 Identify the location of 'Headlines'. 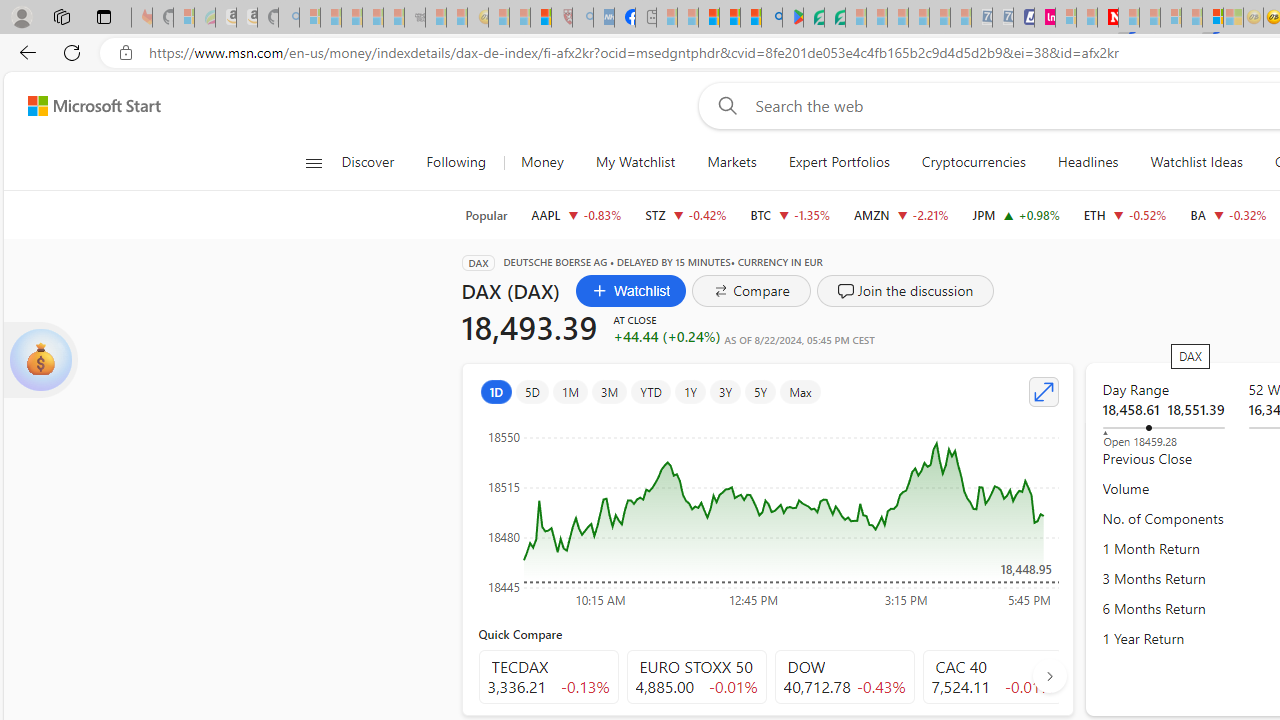
(1087, 162).